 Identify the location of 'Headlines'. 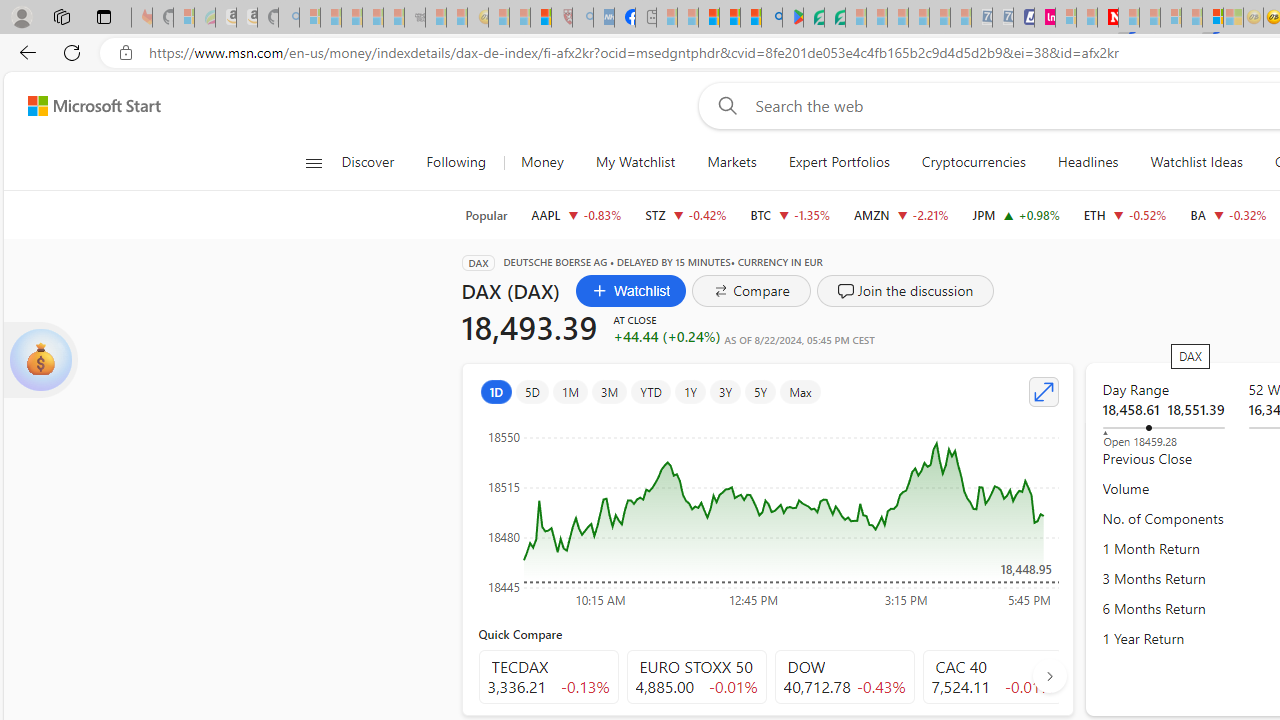
(1087, 162).